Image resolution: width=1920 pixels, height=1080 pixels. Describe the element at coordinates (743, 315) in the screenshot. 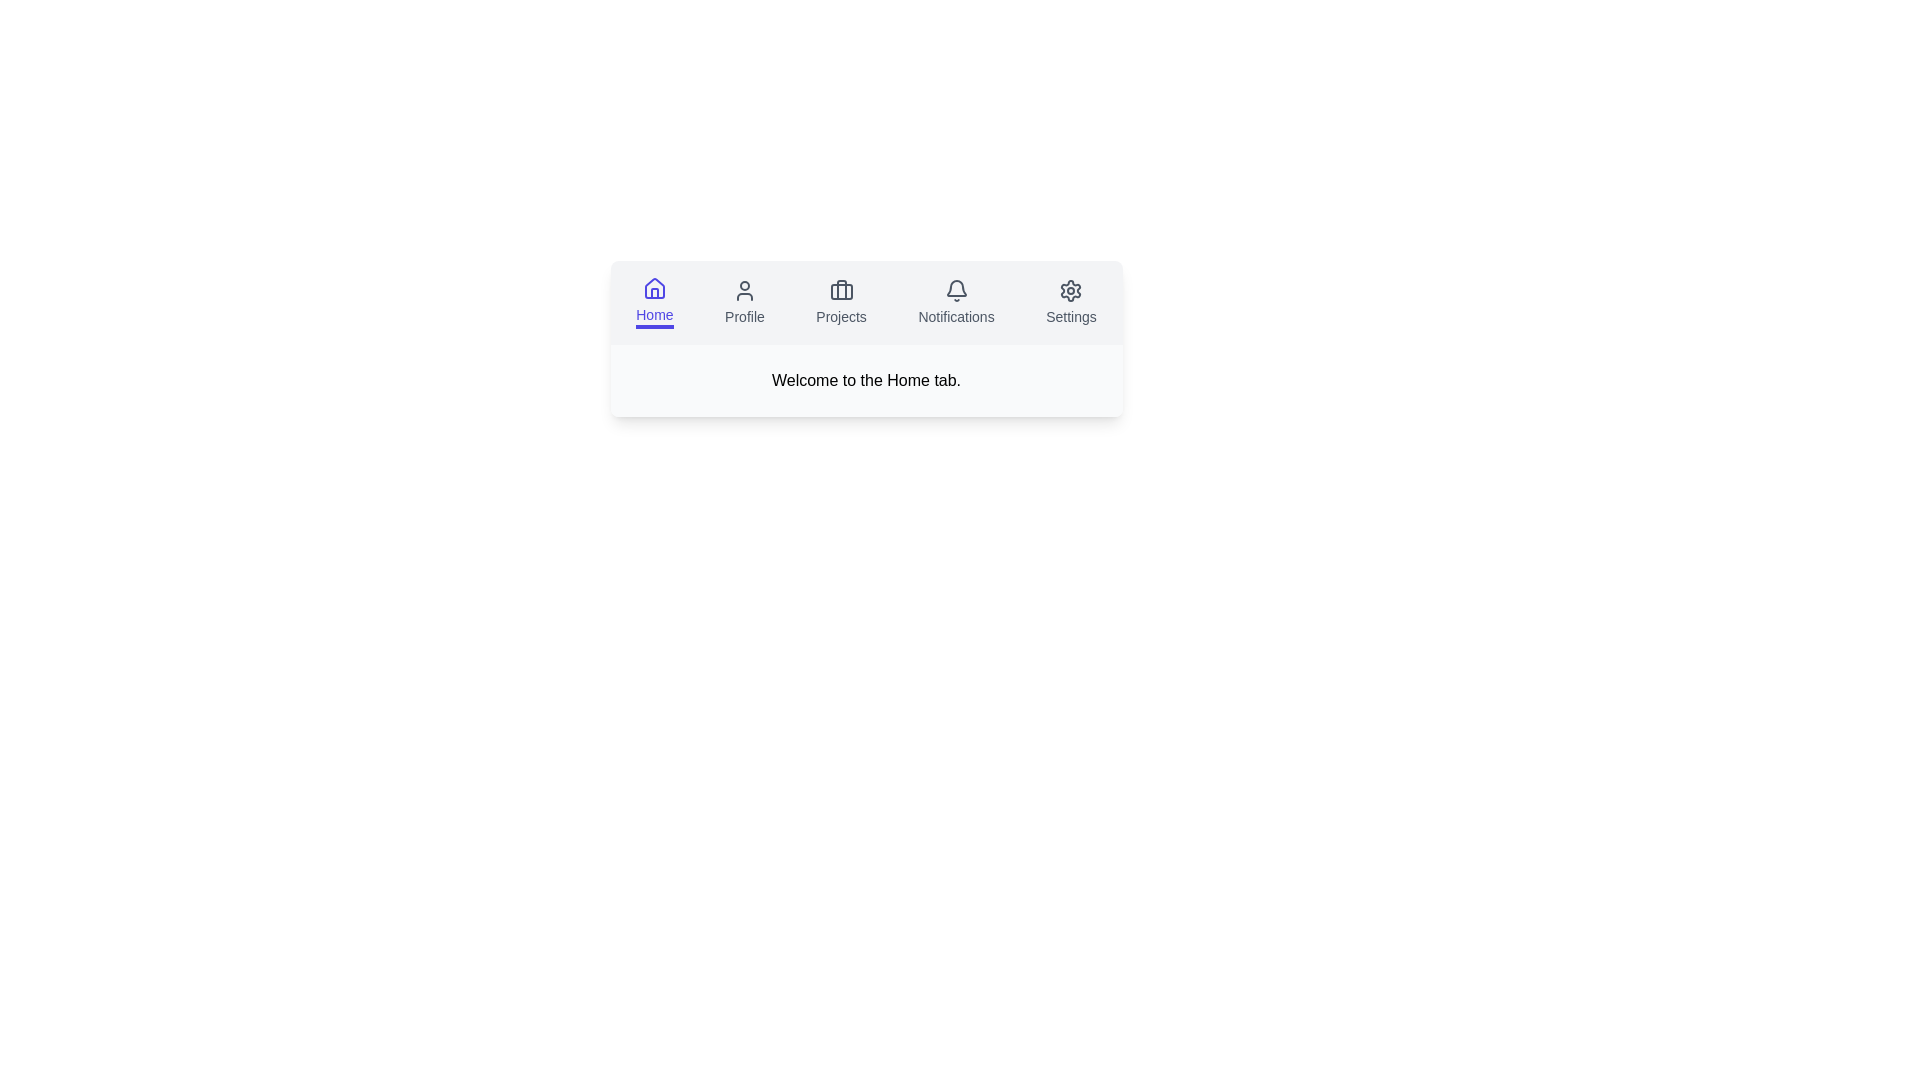

I see `text label 'Profile' located in the second item of the horizontal navigation menu, beneath the user profile icon, between 'Home' and 'Projects'` at that location.